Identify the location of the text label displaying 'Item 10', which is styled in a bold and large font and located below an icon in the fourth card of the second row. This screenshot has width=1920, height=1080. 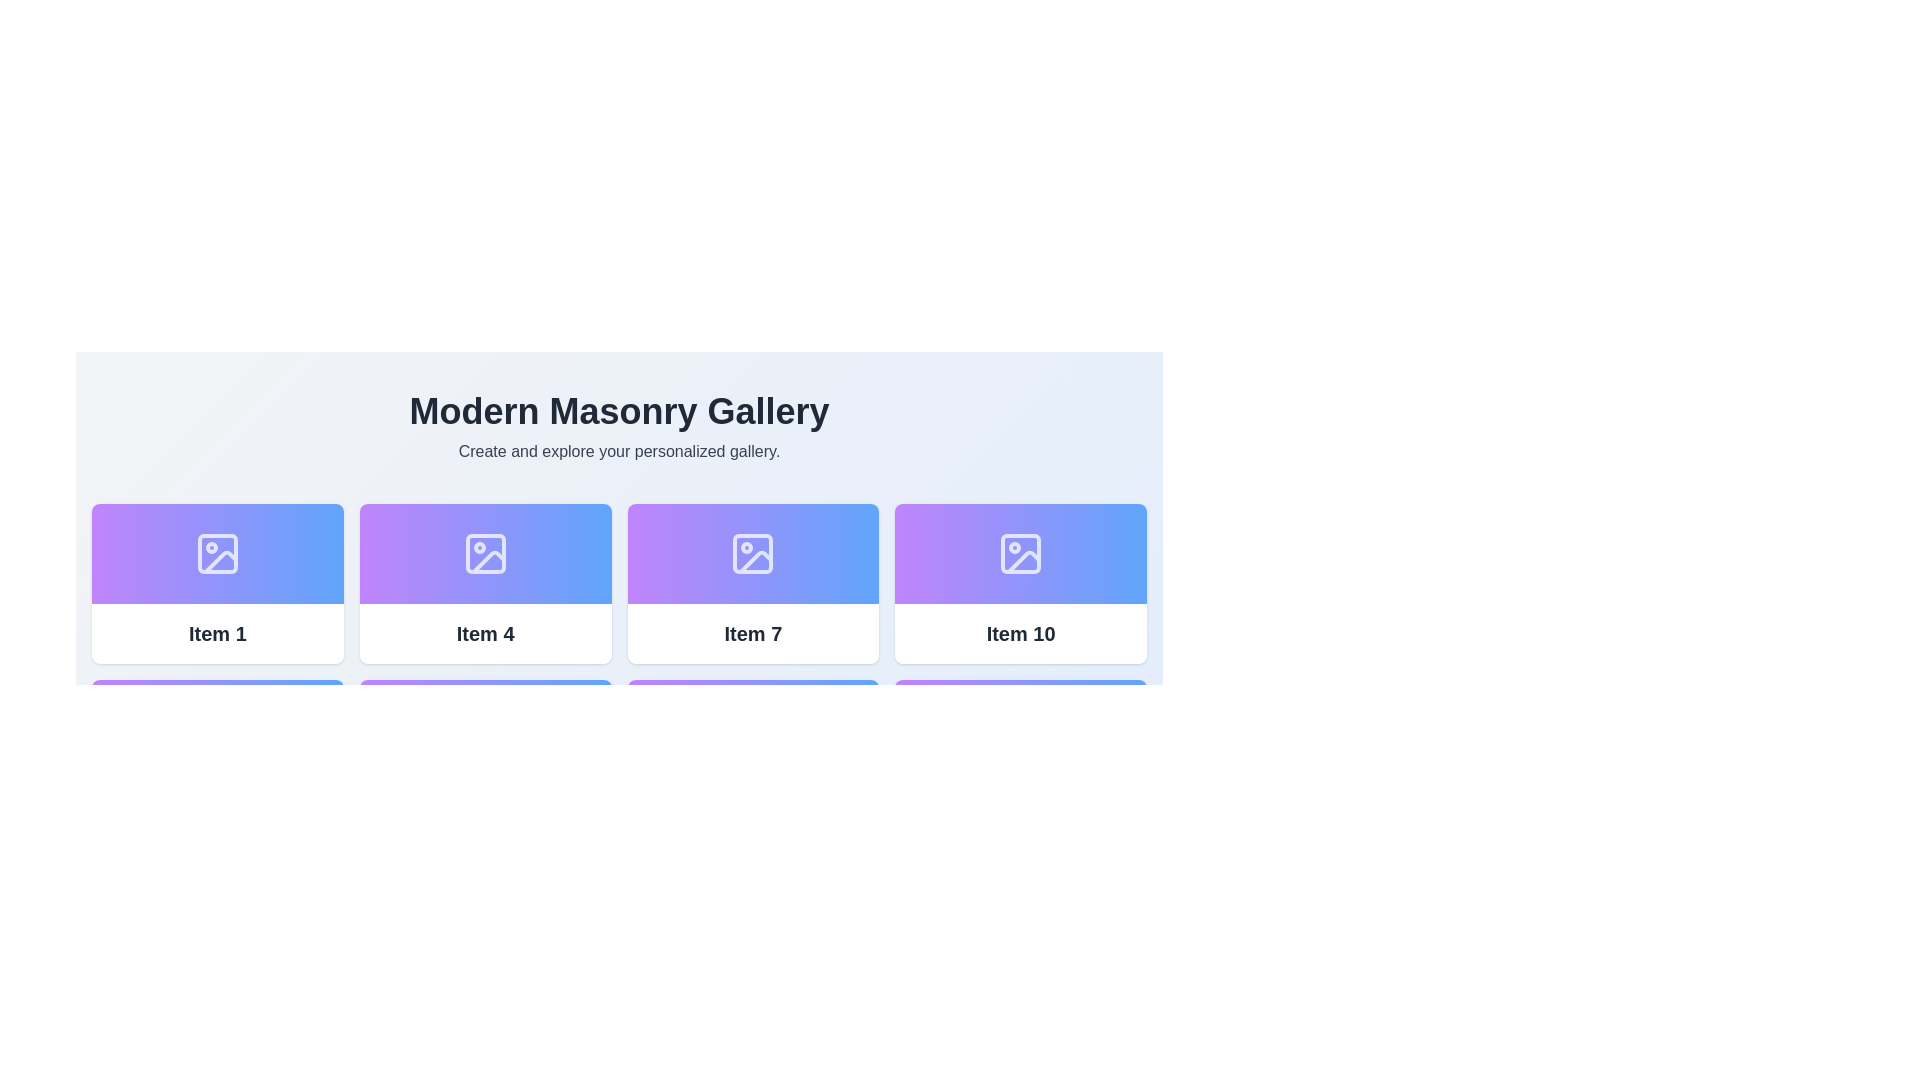
(1021, 633).